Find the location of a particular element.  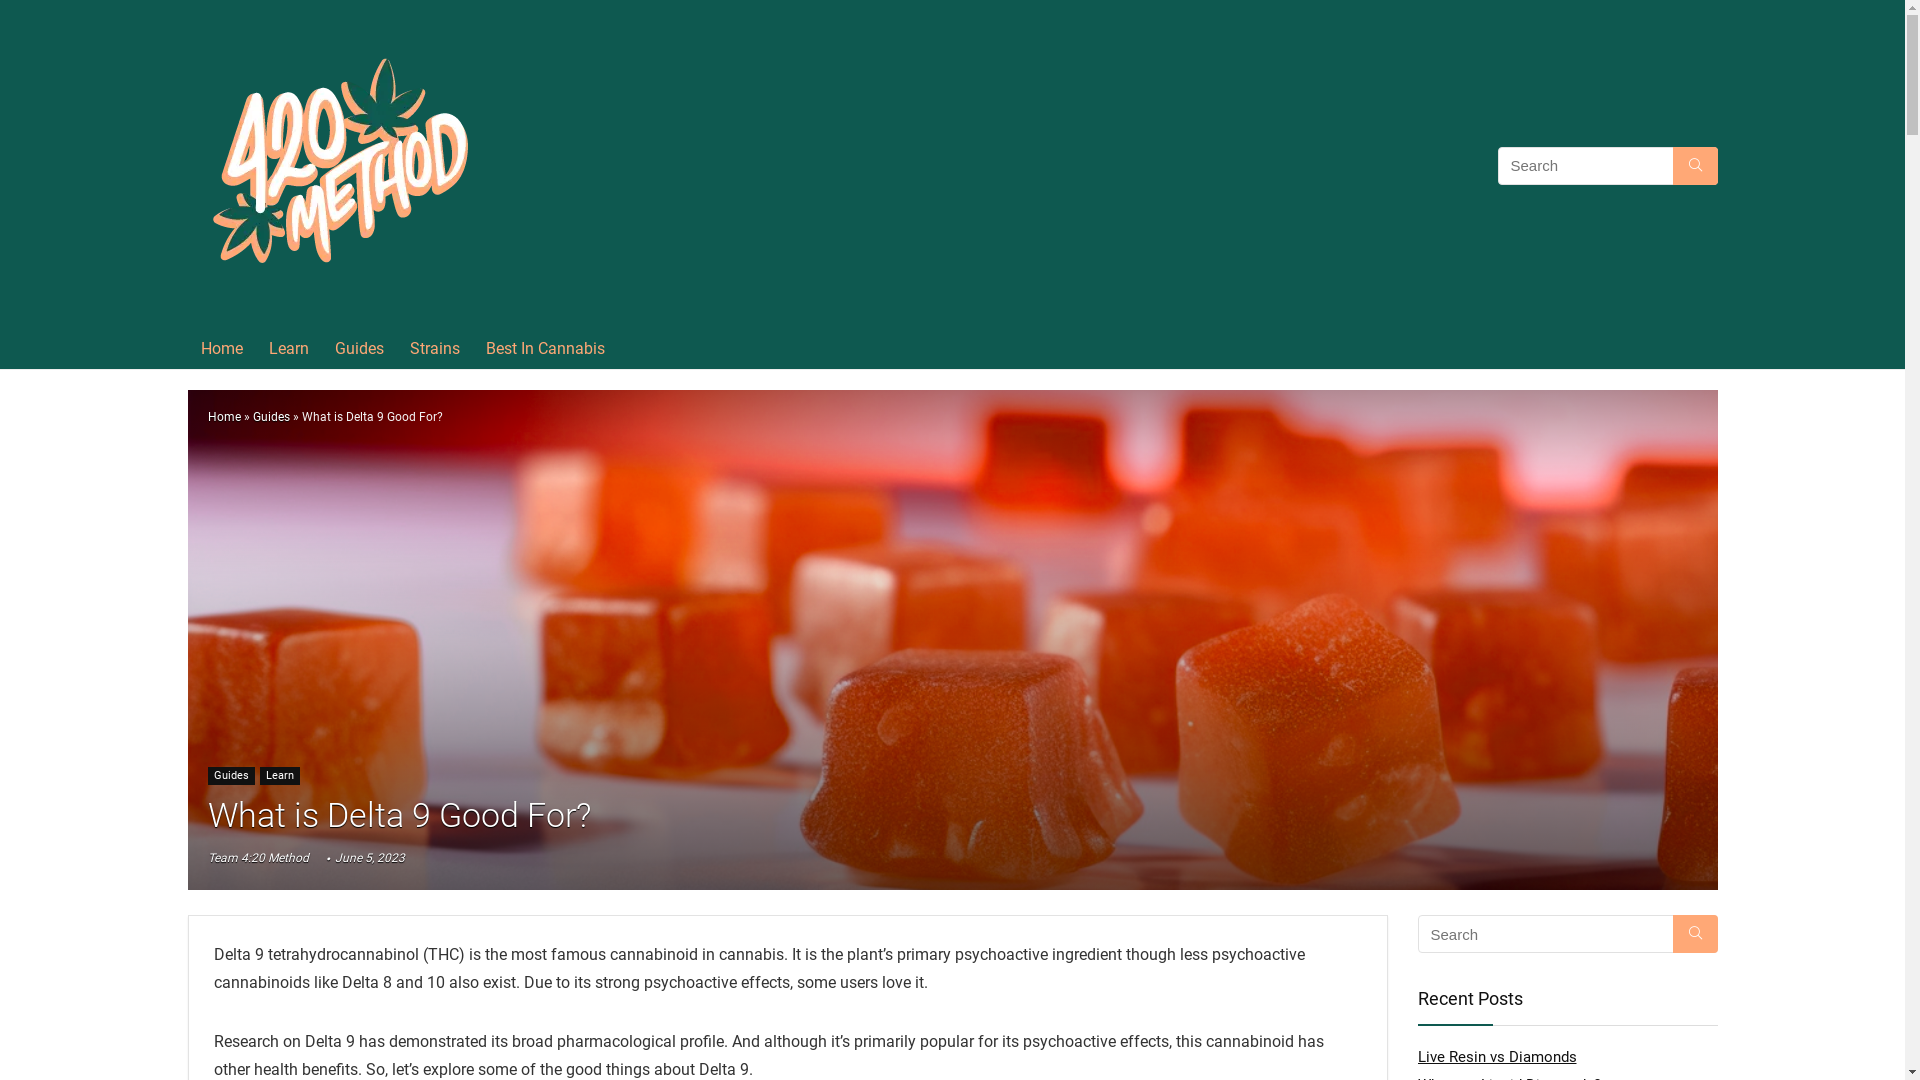

'Guides' is located at coordinates (321, 349).